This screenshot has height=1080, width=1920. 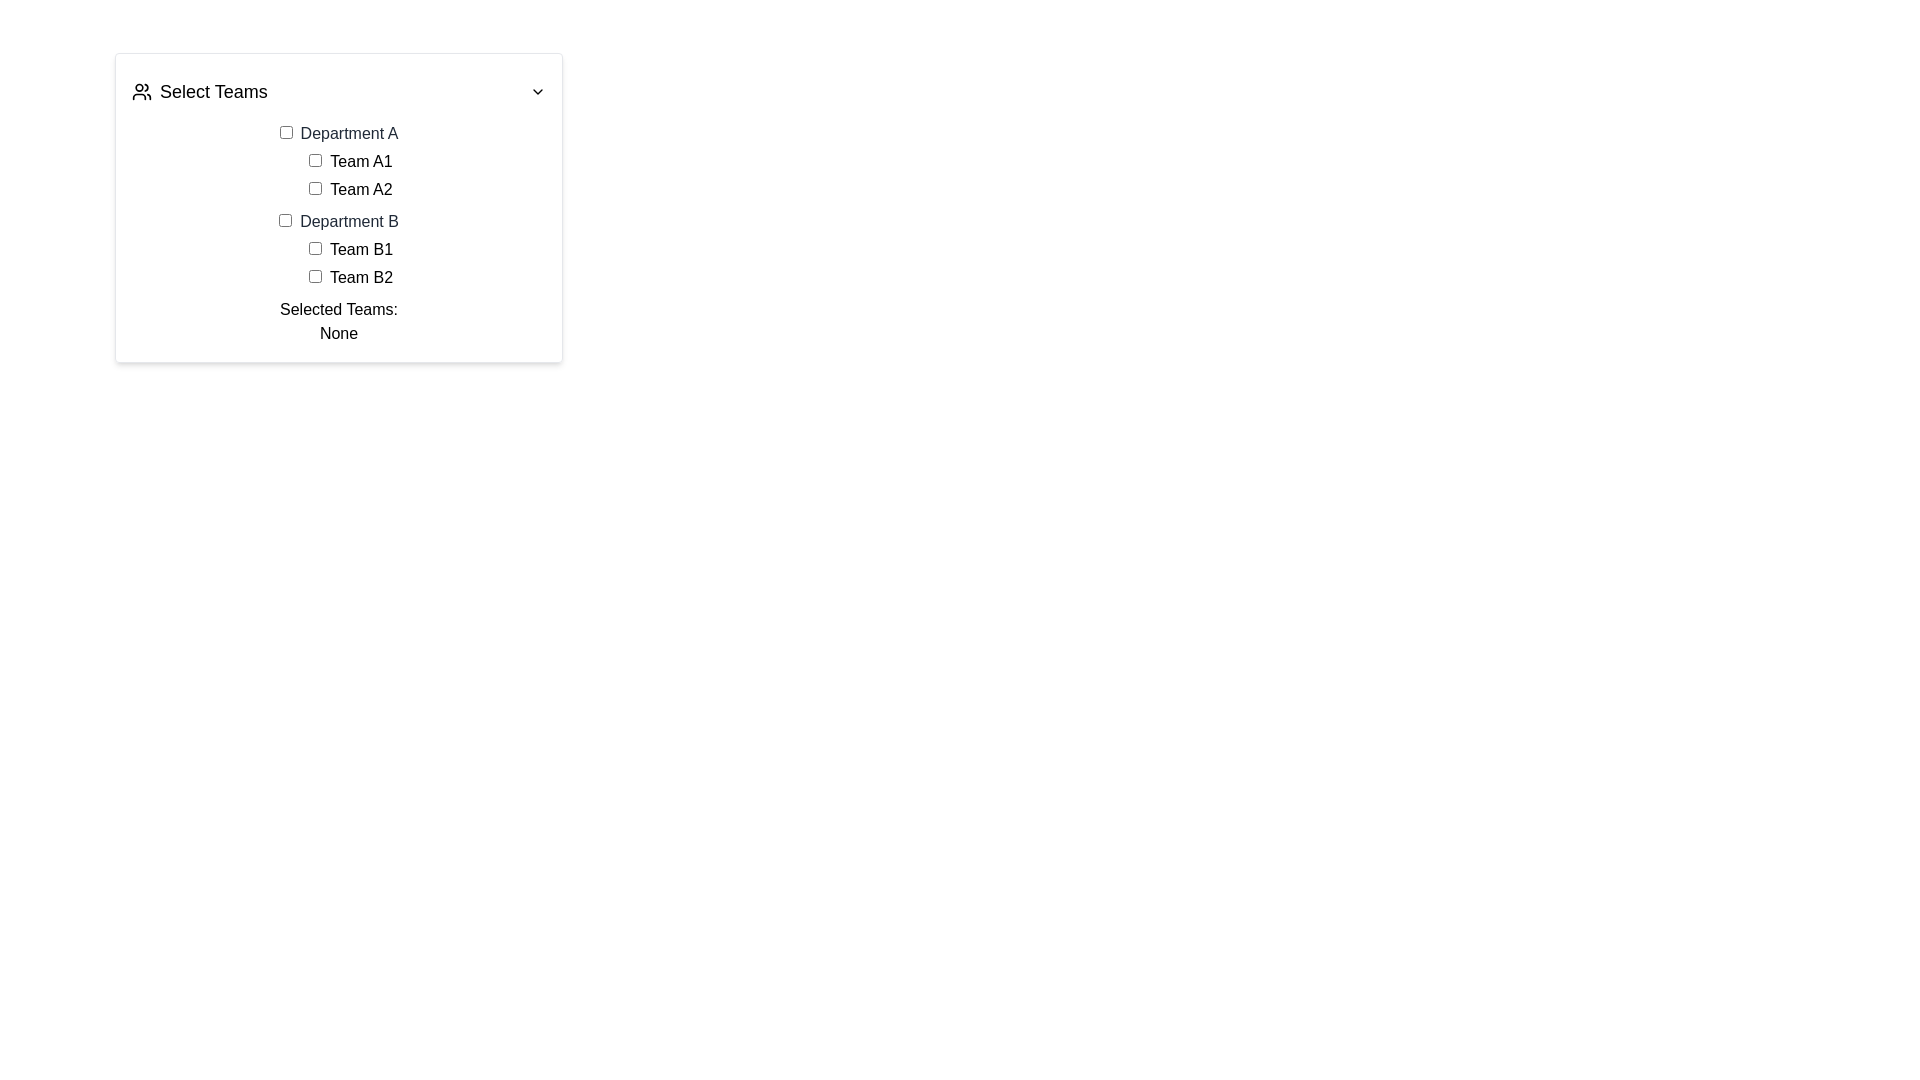 What do you see at coordinates (349, 133) in the screenshot?
I see `the text label for 'Department A', which identifies the associated checkbox in the hierarchical list` at bounding box center [349, 133].